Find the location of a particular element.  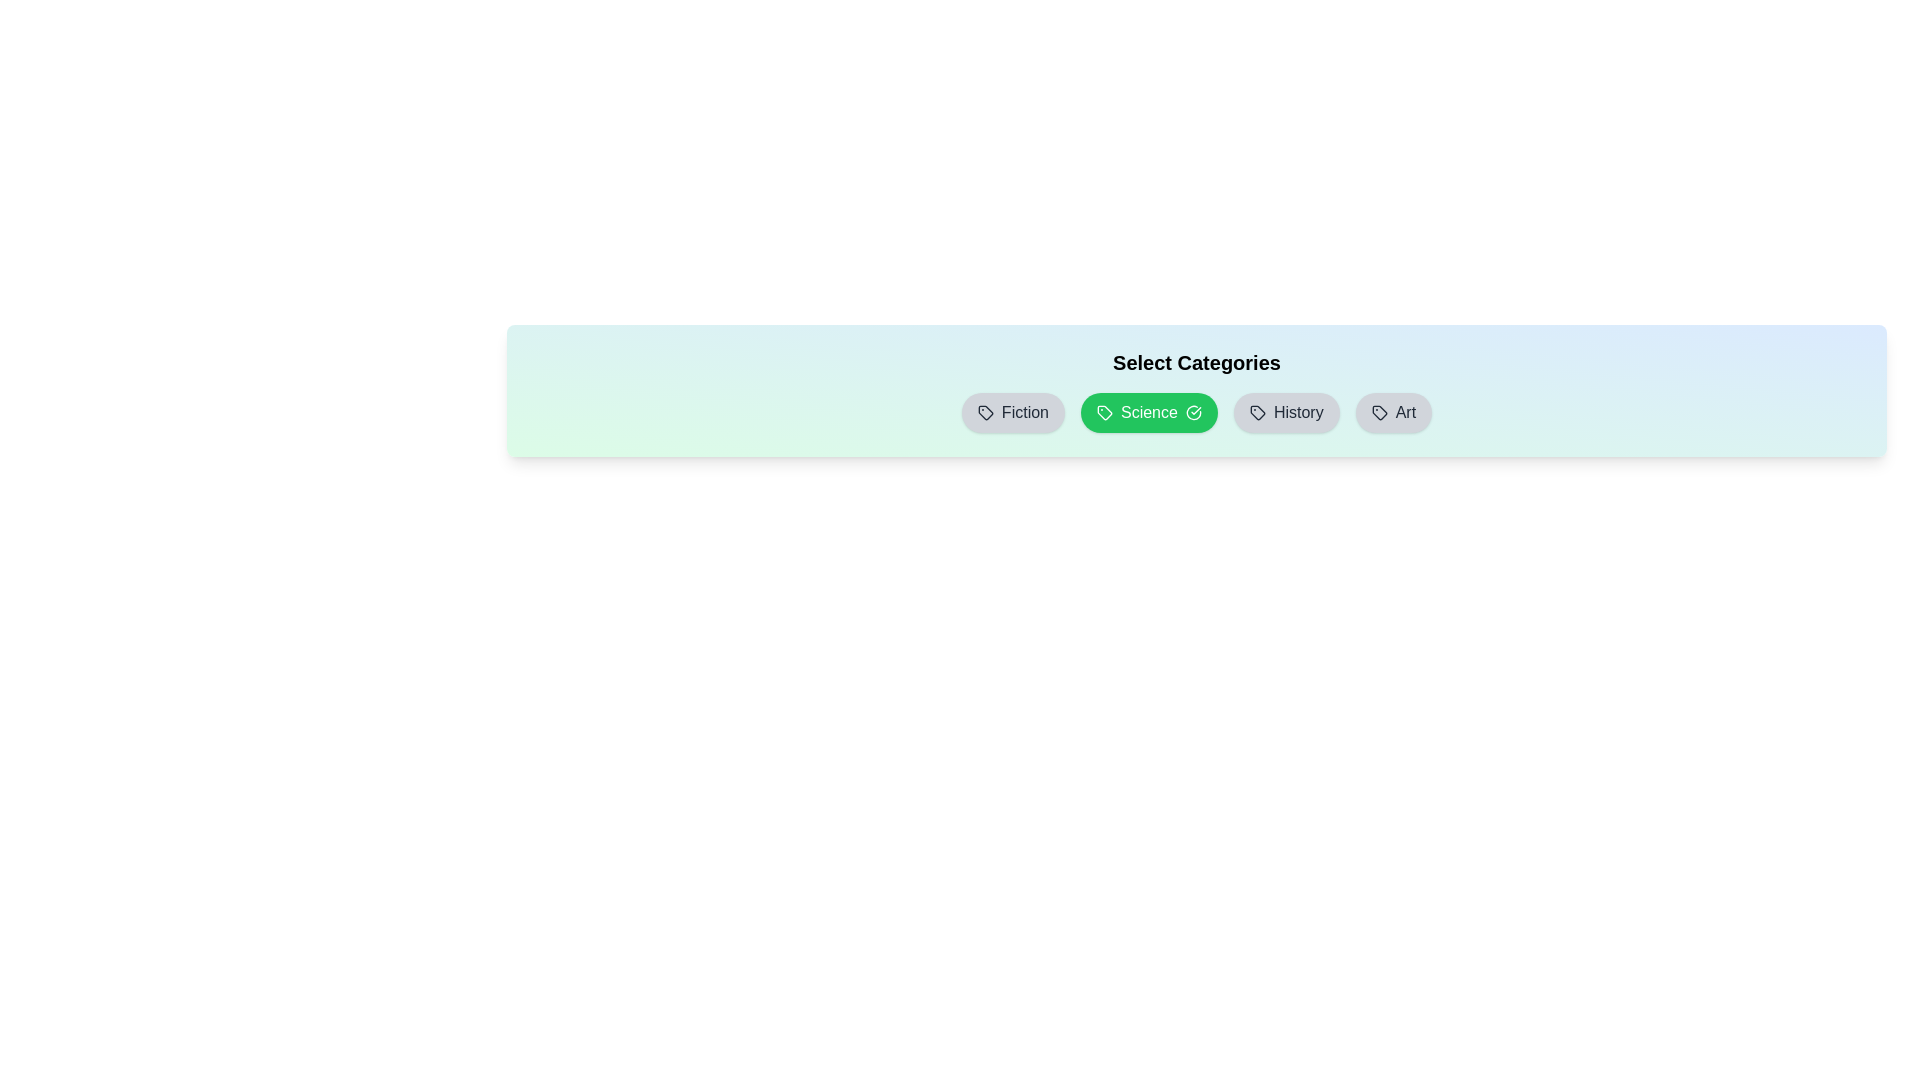

the History button is located at coordinates (1286, 411).